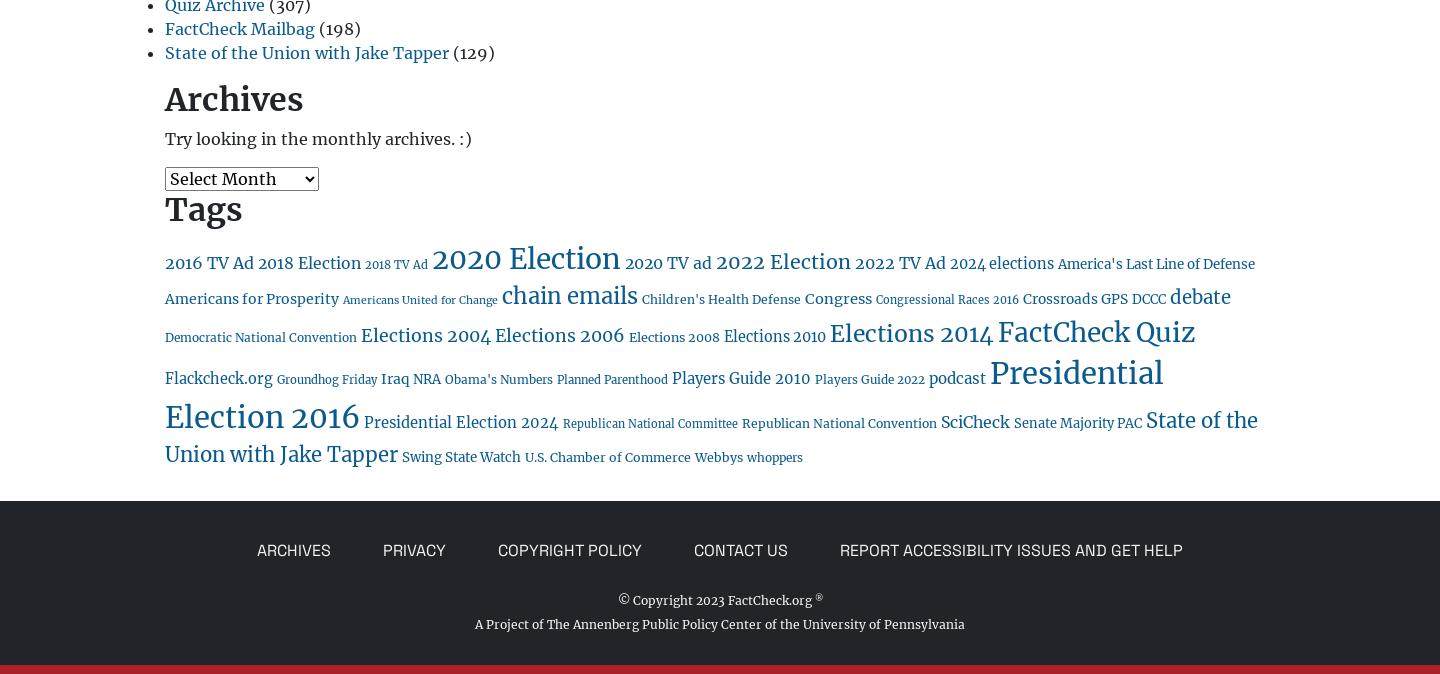 The height and width of the screenshot is (674, 1440). I want to click on '© Copyright 2023 FactCheck.org', so click(715, 599).